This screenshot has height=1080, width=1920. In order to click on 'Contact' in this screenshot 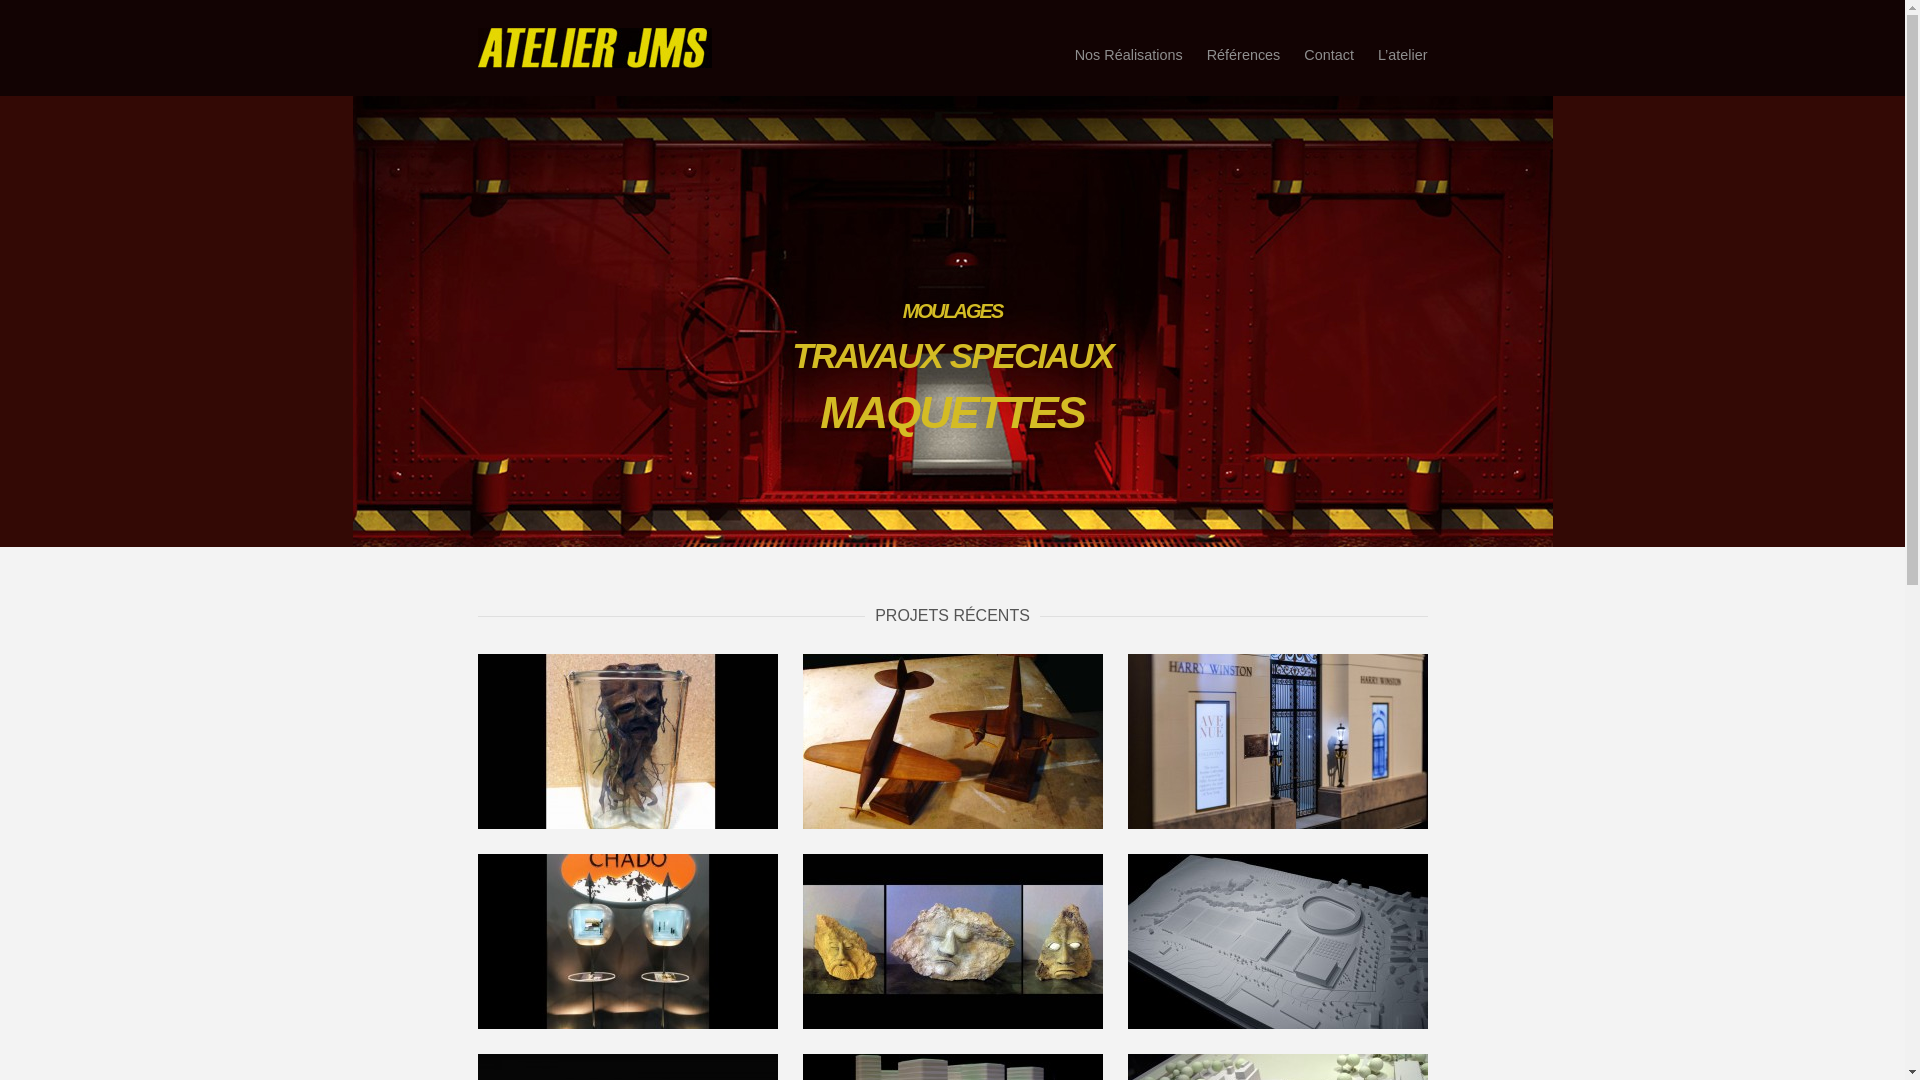, I will do `click(1329, 54)`.